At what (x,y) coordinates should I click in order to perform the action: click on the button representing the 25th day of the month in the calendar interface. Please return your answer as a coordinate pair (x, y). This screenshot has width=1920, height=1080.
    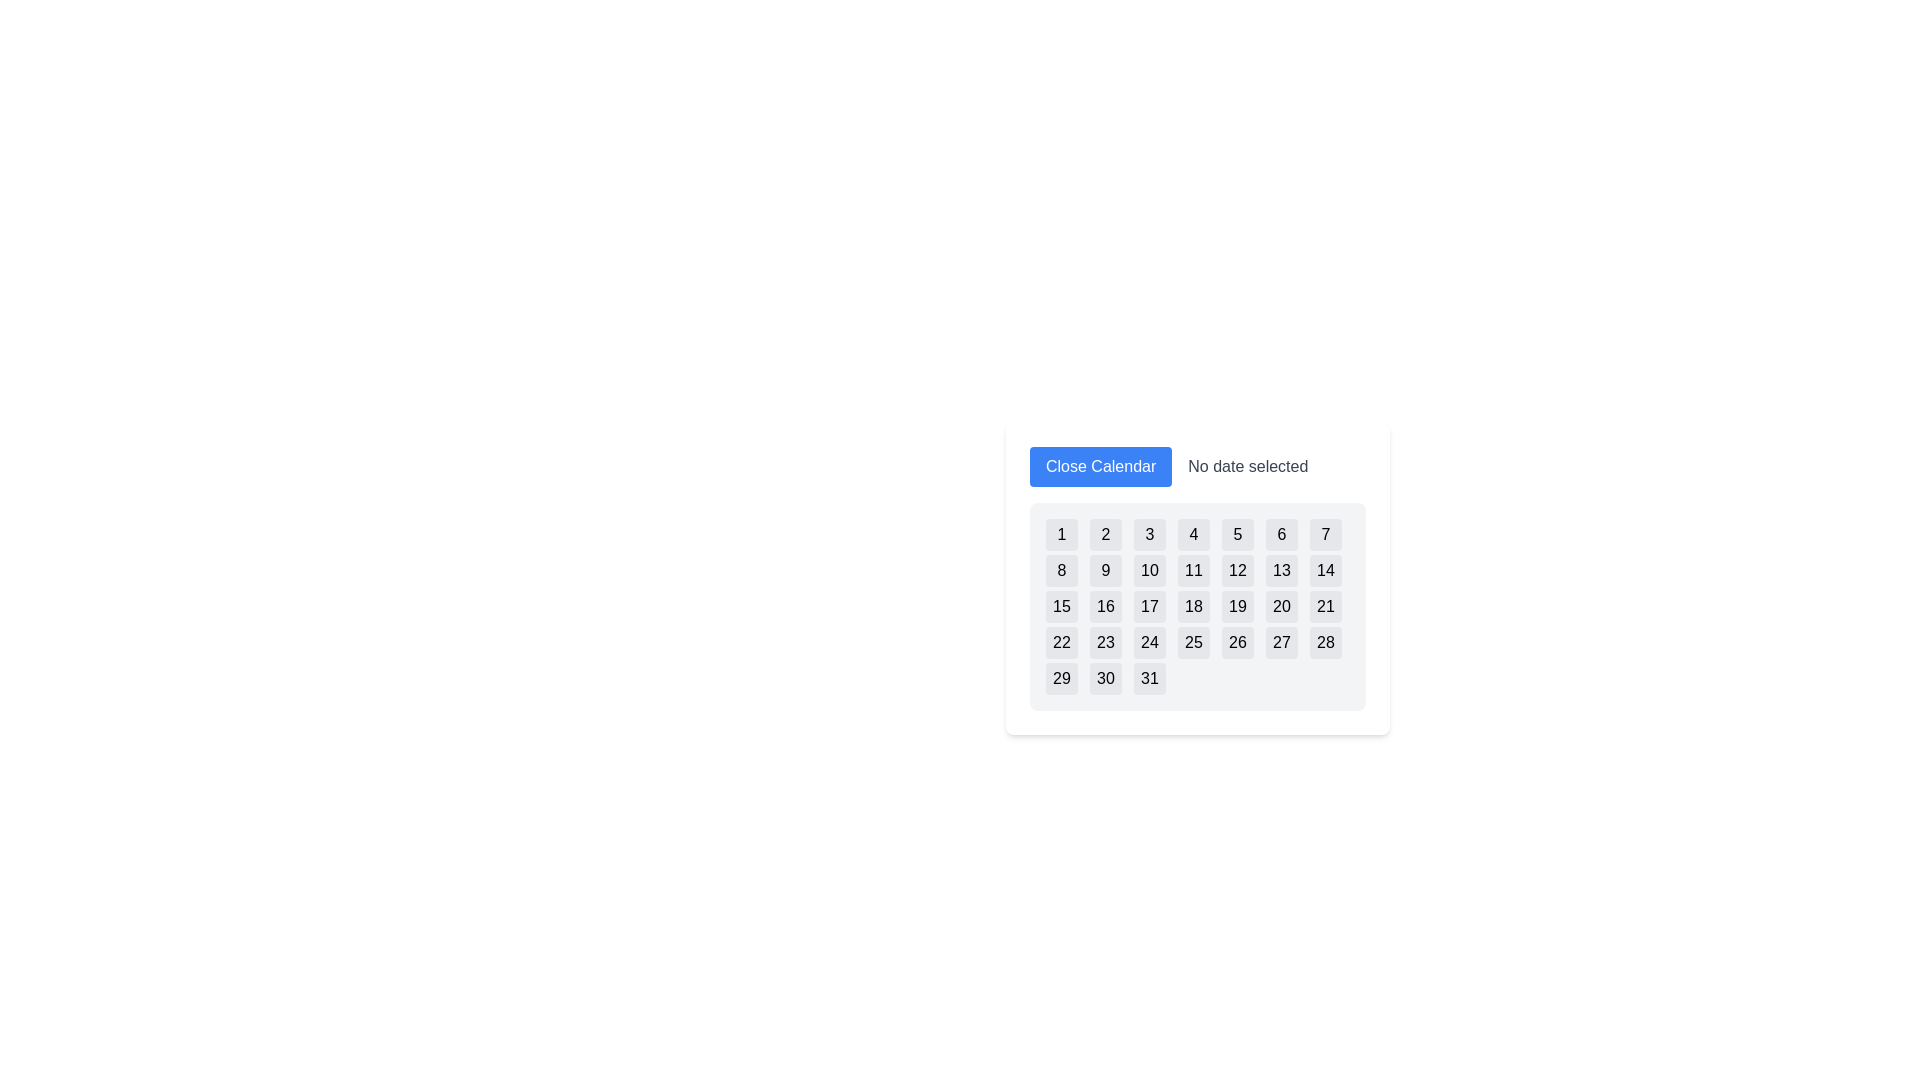
    Looking at the image, I should click on (1194, 643).